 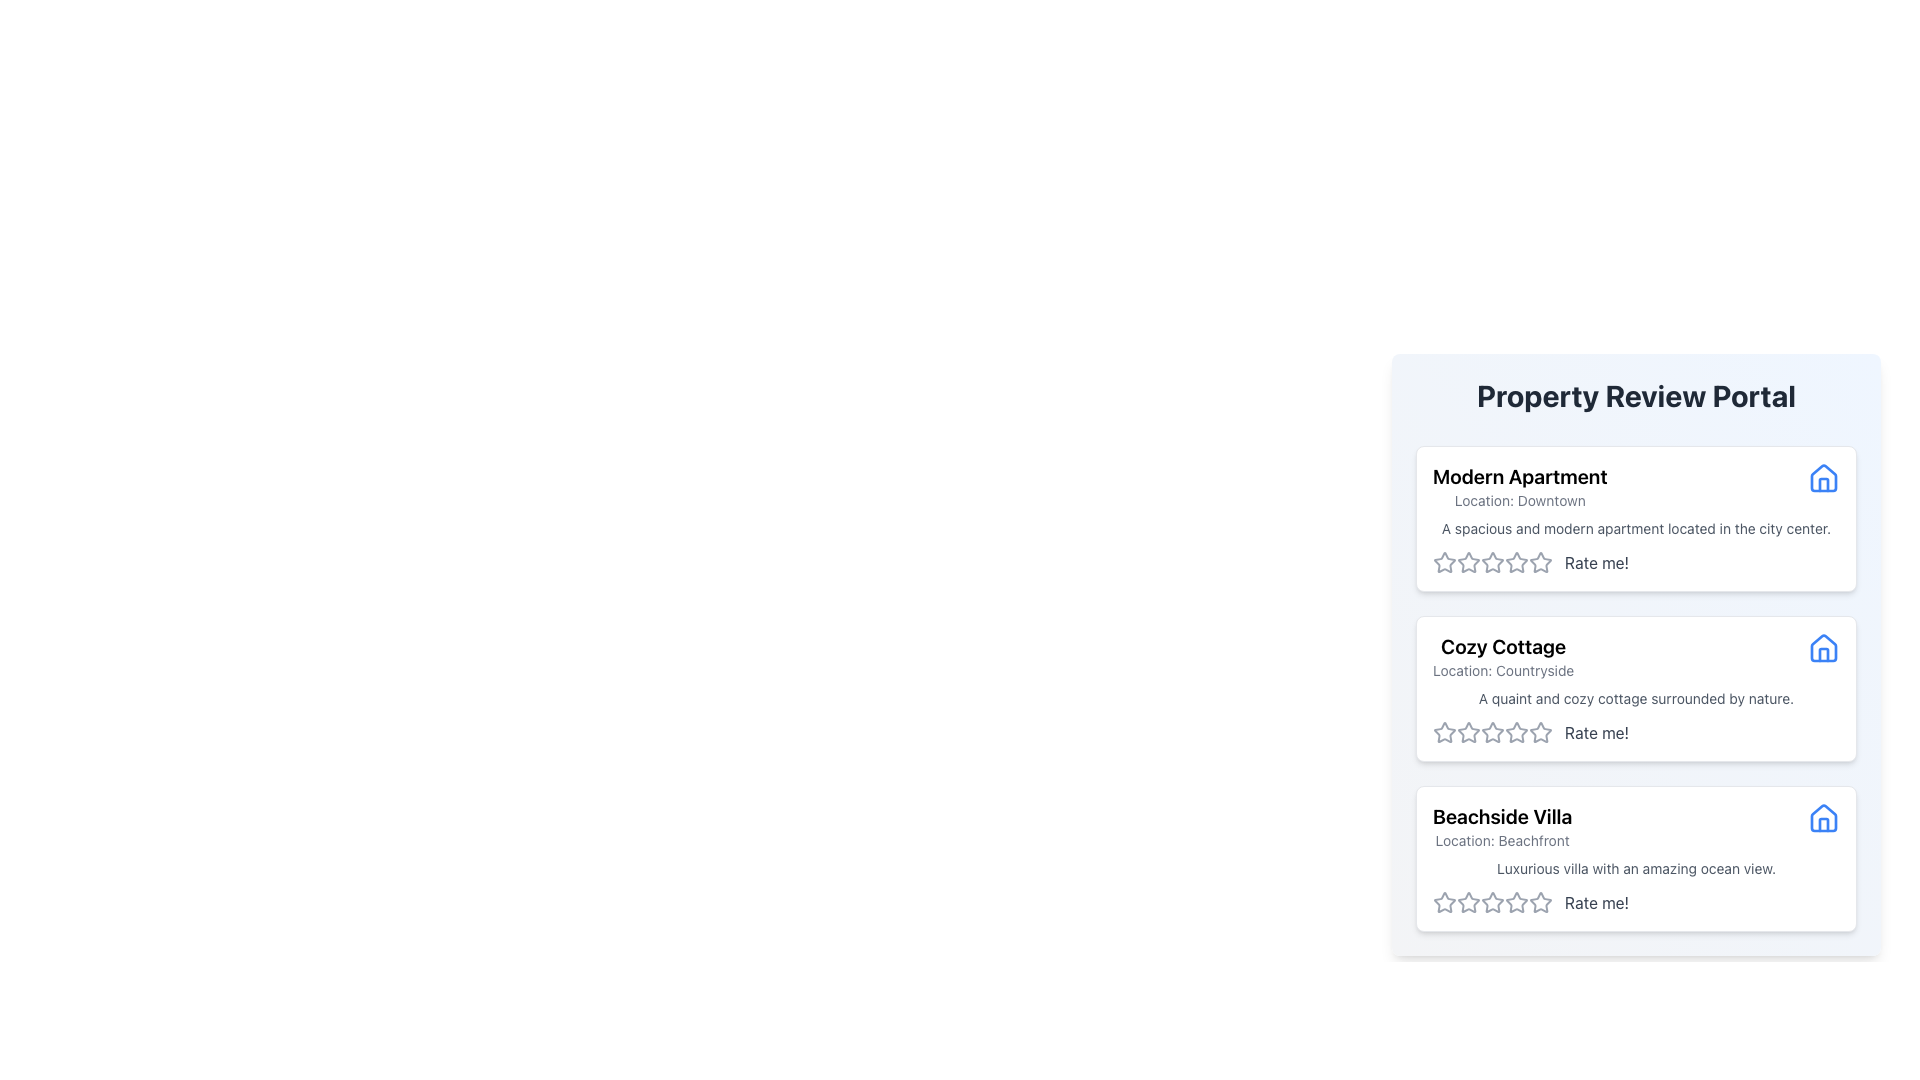 I want to click on the Text Label that displays the location of the property, positioned beneath the title 'Cozy Cottage' within a card layout, so click(x=1503, y=671).